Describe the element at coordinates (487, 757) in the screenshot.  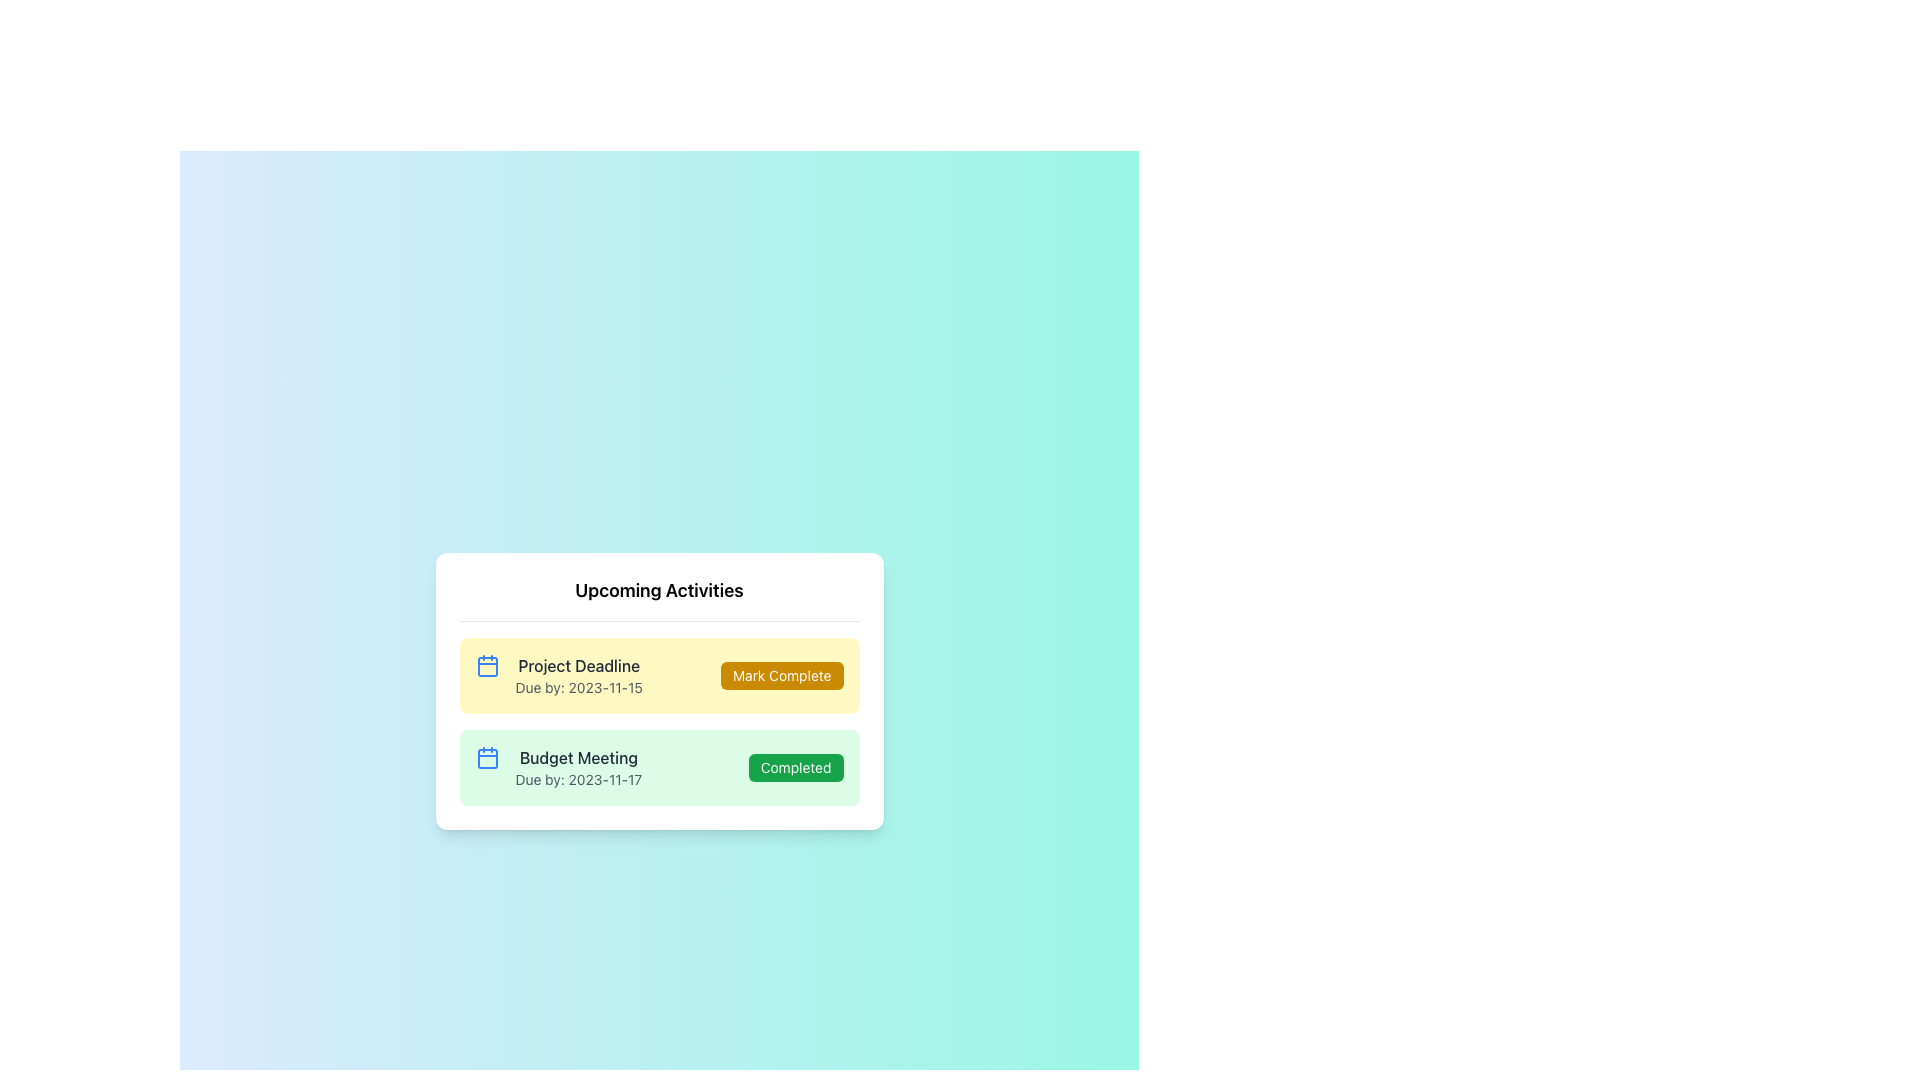
I see `the calendar icon located next to the 'Budget Meeting' text in the second row of the 'Upcoming Activities' list widget` at that location.